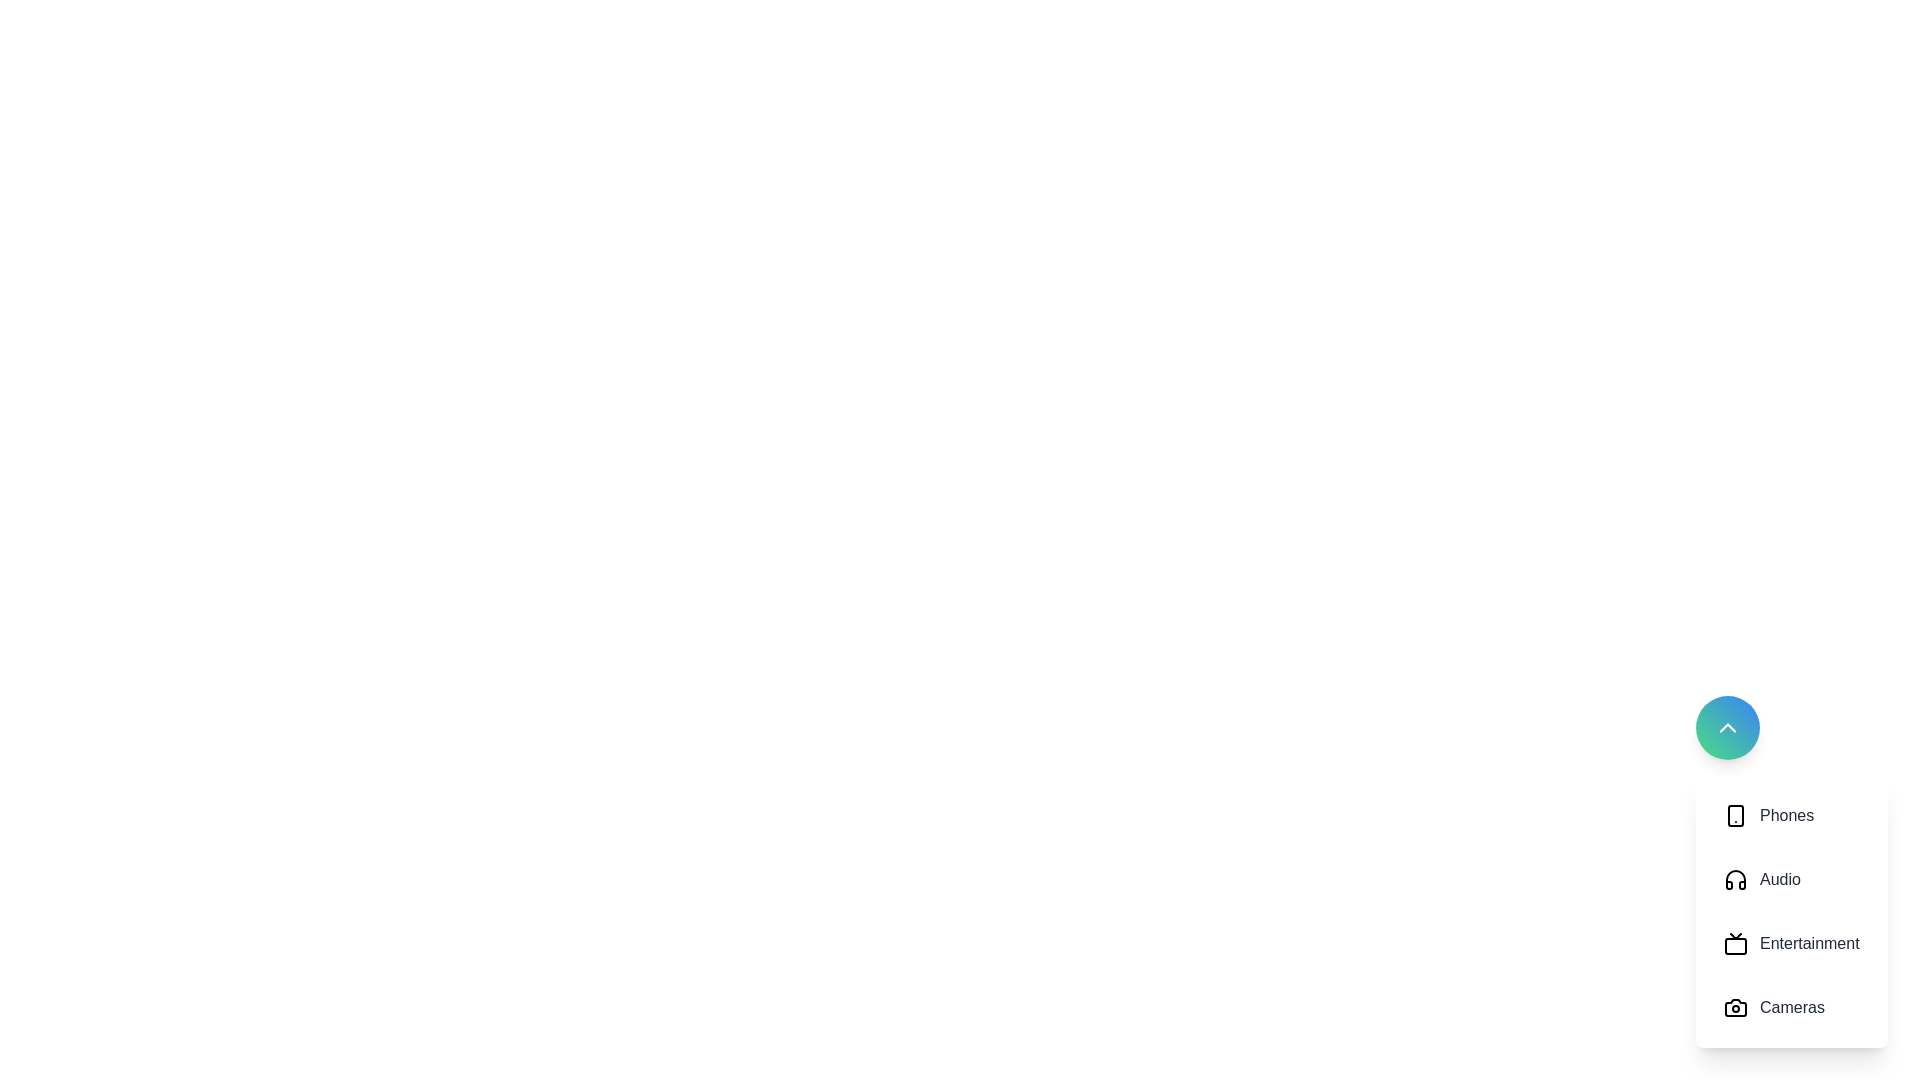 This screenshot has width=1920, height=1080. Describe the element at coordinates (1791, 816) in the screenshot. I see `the category button labeled 'Phones' to observe any visual changes or tooltips` at that location.